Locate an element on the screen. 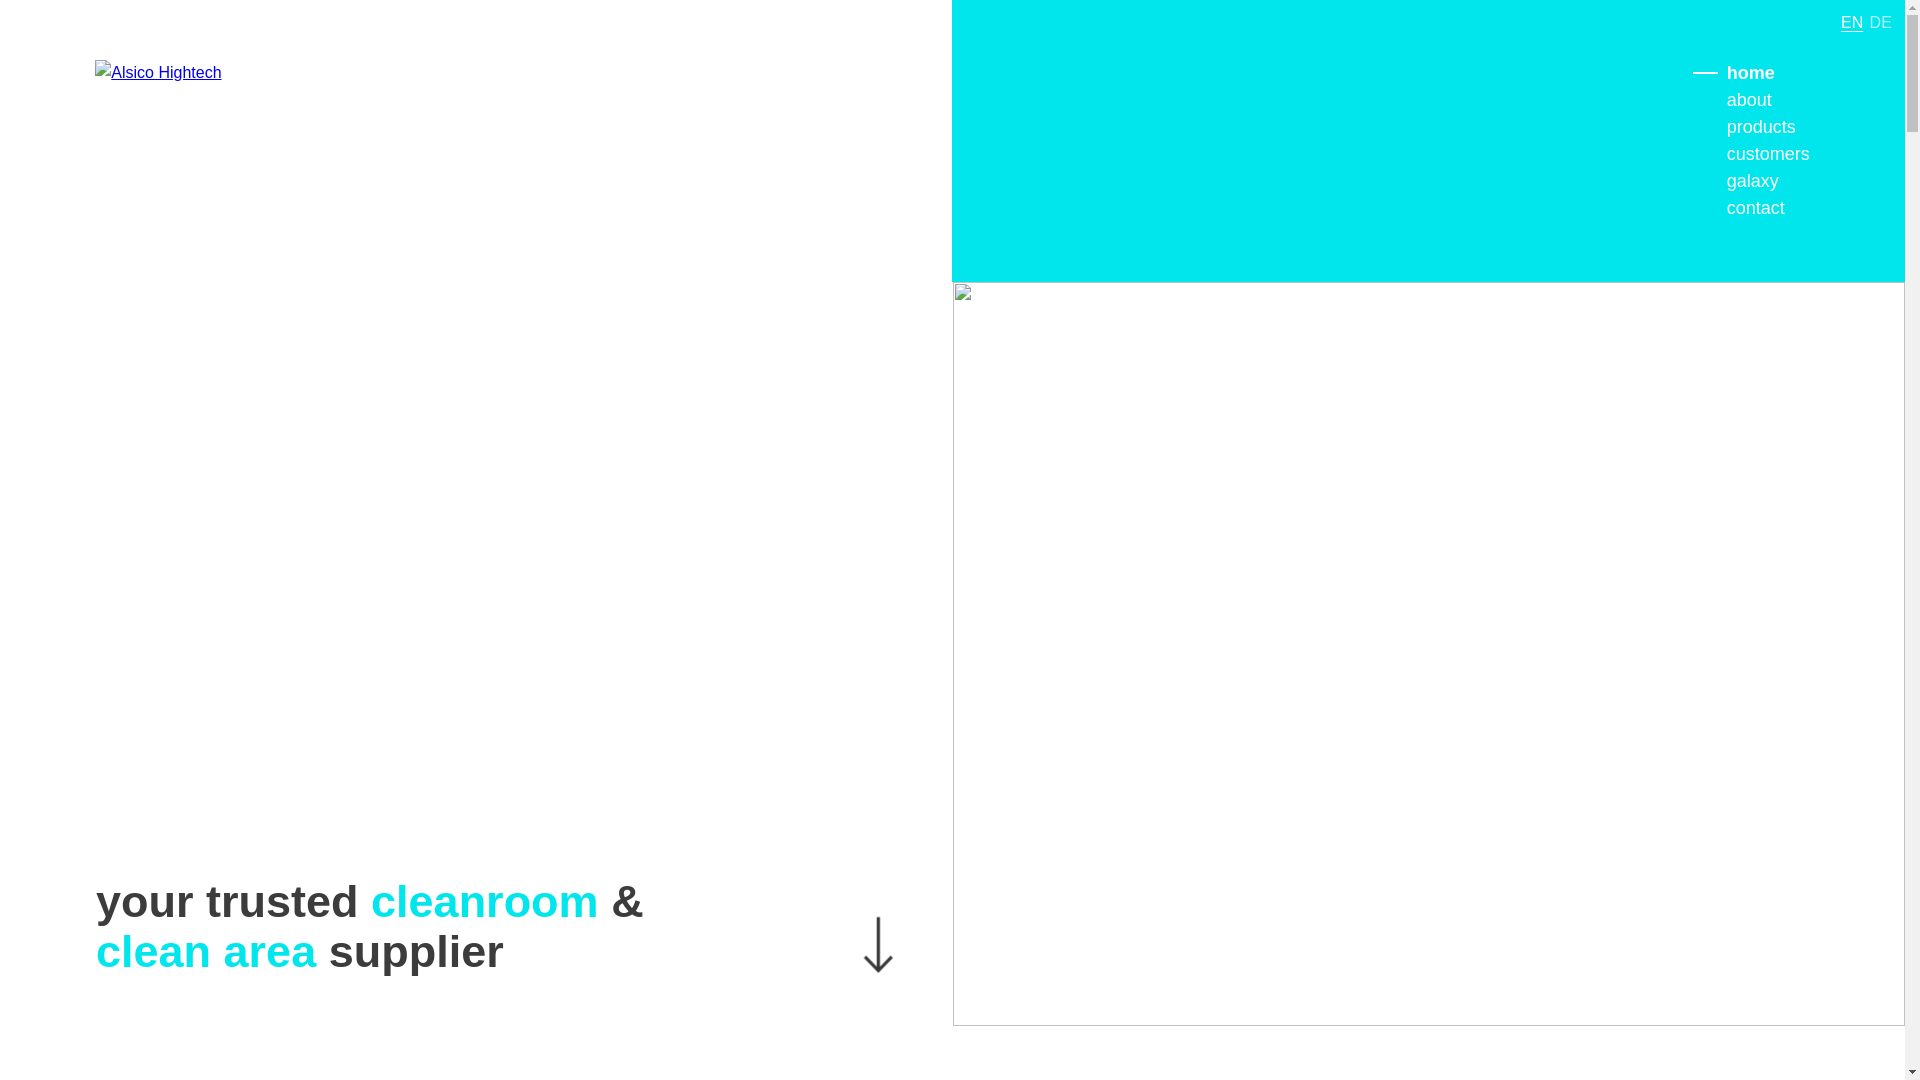 The width and height of the screenshot is (1920, 1080). 'about' is located at coordinates (1748, 100).